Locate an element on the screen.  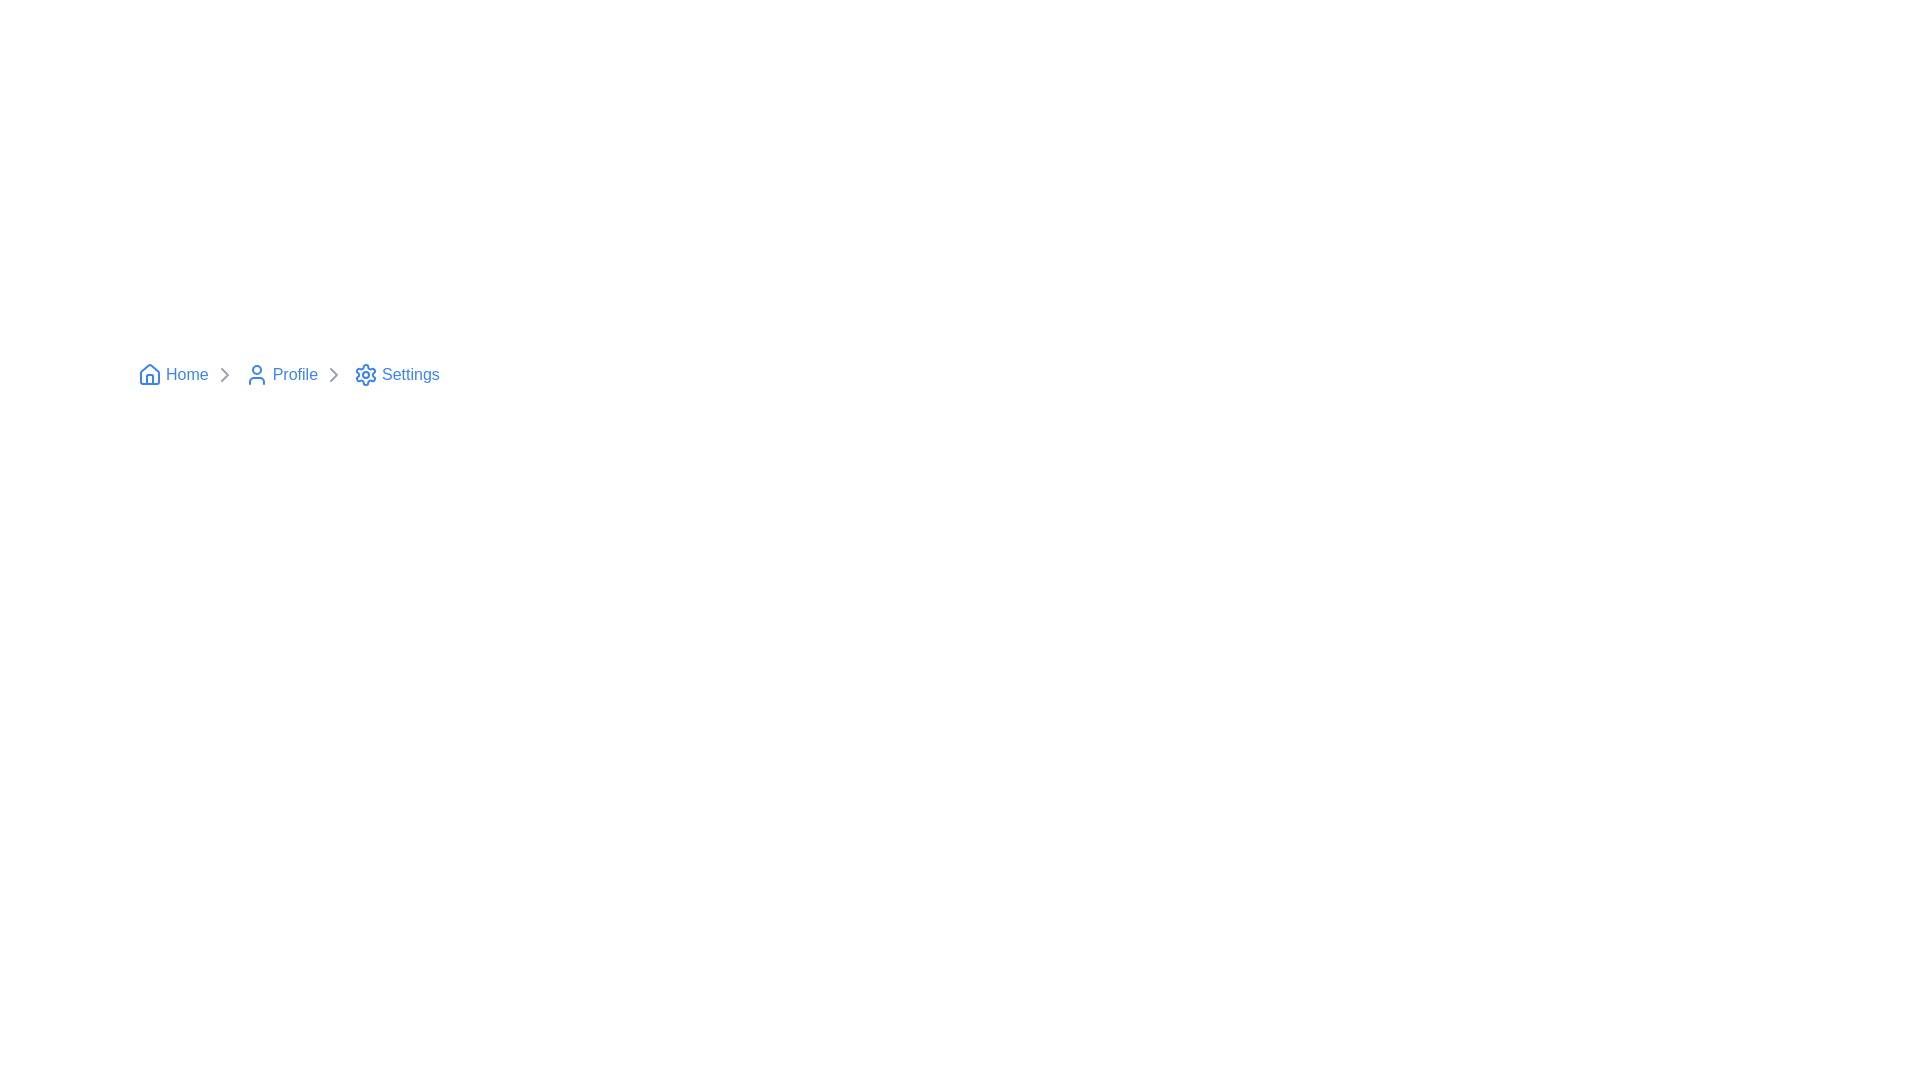
the arrow icon which acts as a visual separator between 'Profile' and 'Settings' in the navigation bar is located at coordinates (334, 374).